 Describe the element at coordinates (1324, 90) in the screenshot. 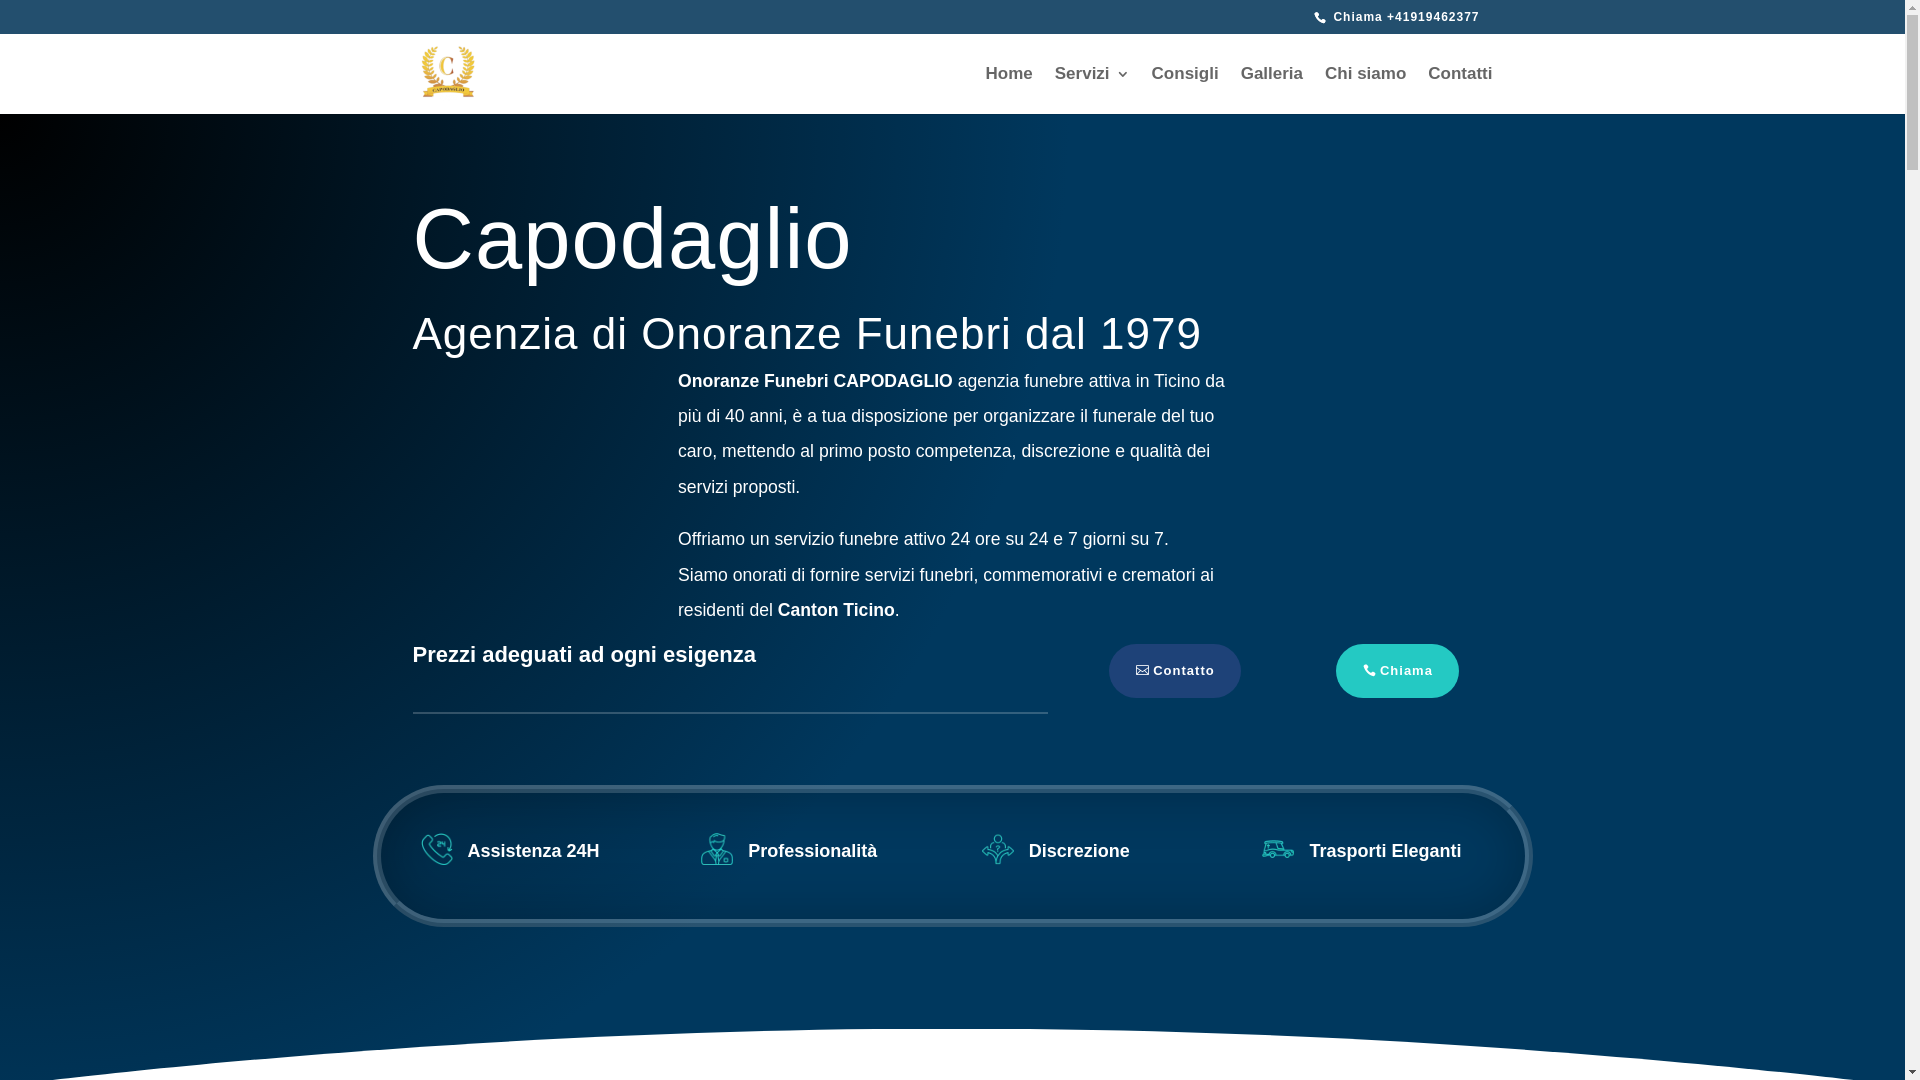

I see `'Chi siamo'` at that location.